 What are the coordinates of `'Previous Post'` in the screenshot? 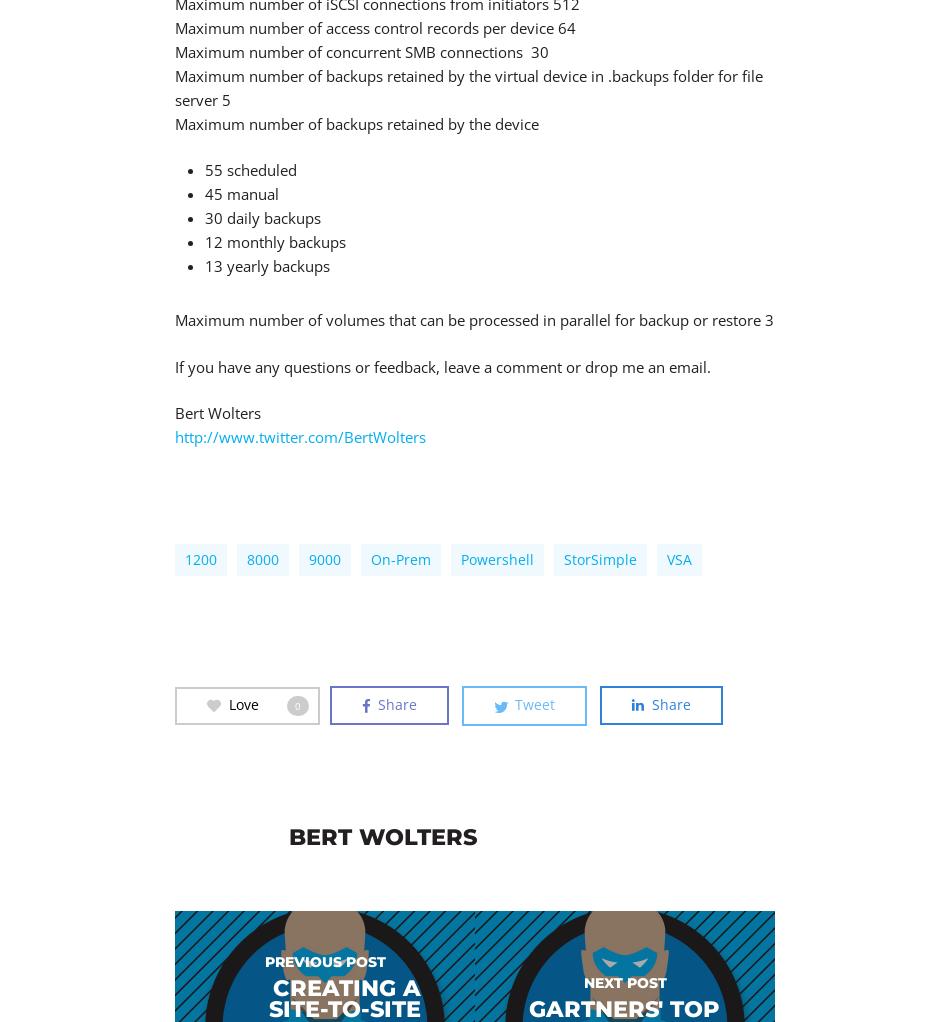 It's located at (323, 961).